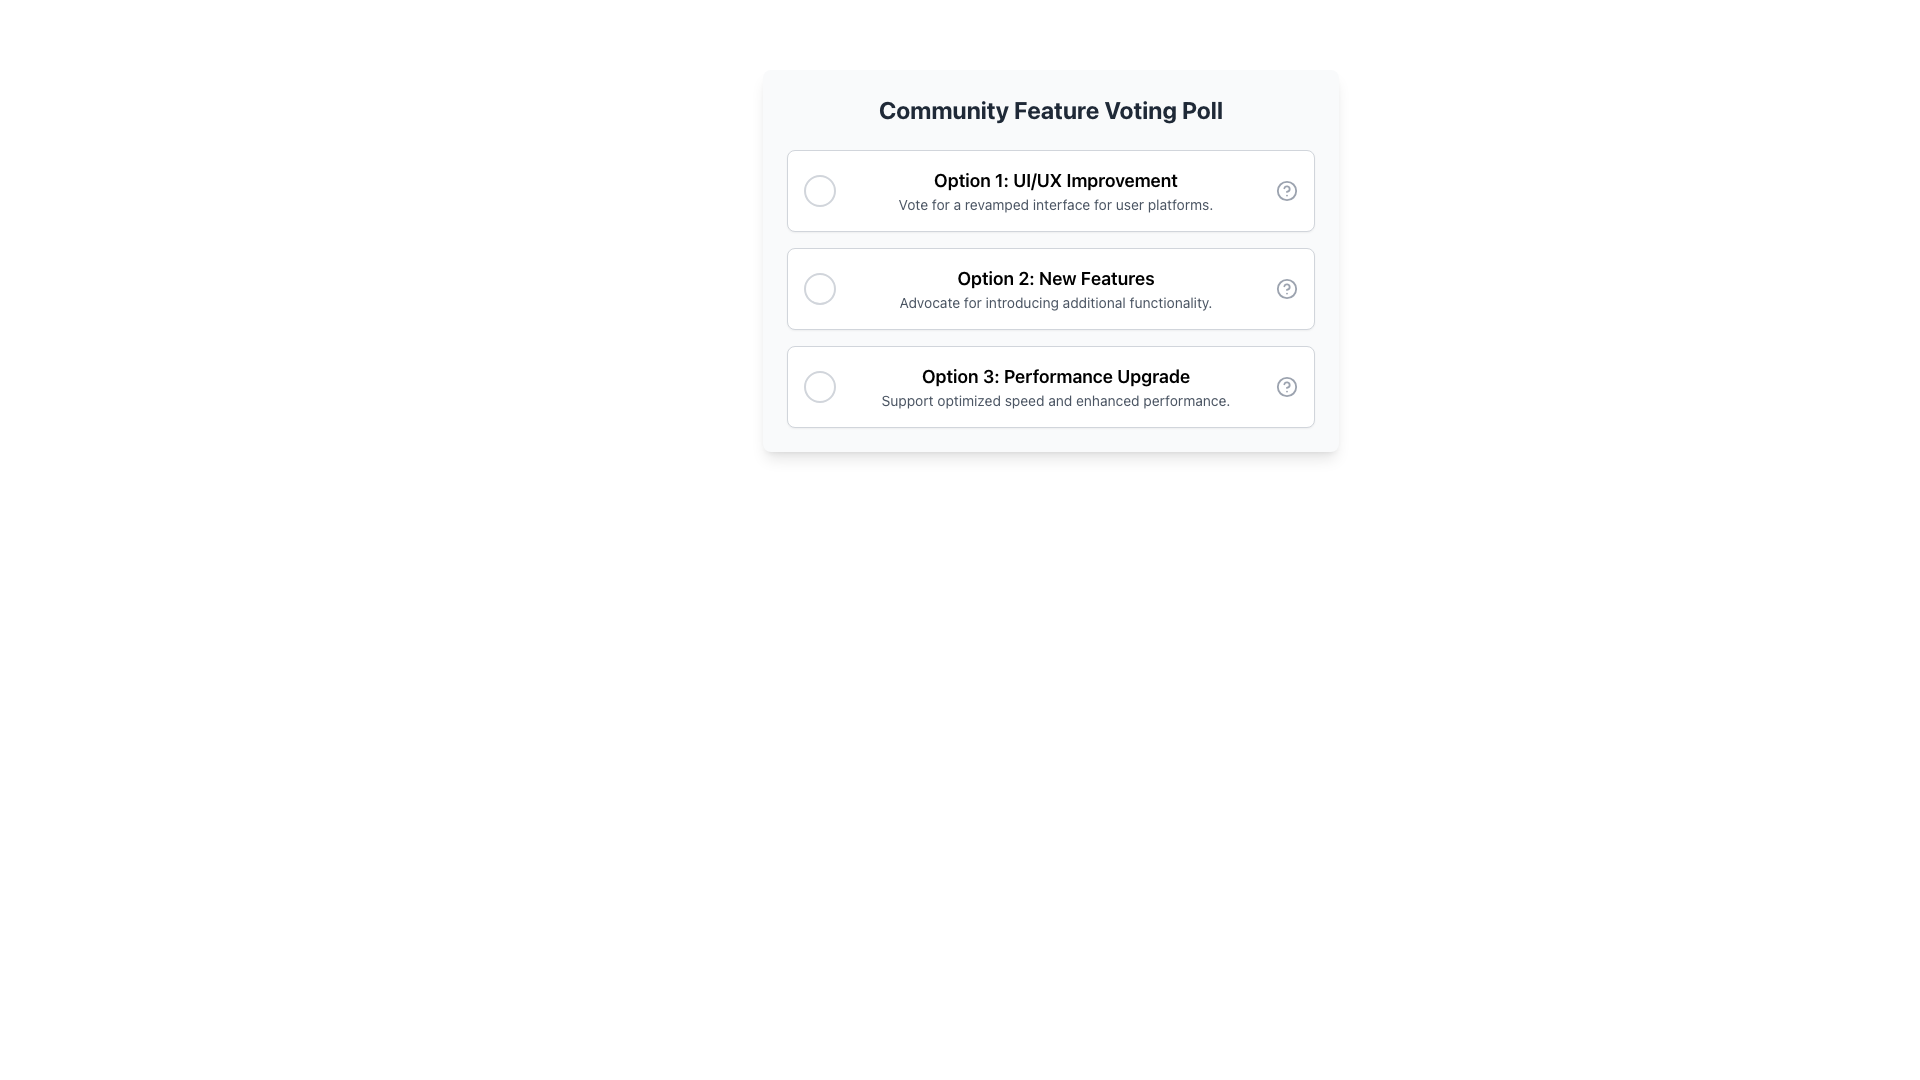  Describe the element at coordinates (1286, 386) in the screenshot. I see `the SVG Circle Shape element located next to the text 'Option 3: Performance Upgrade' in the bottom row of the voting poll interface` at that location.